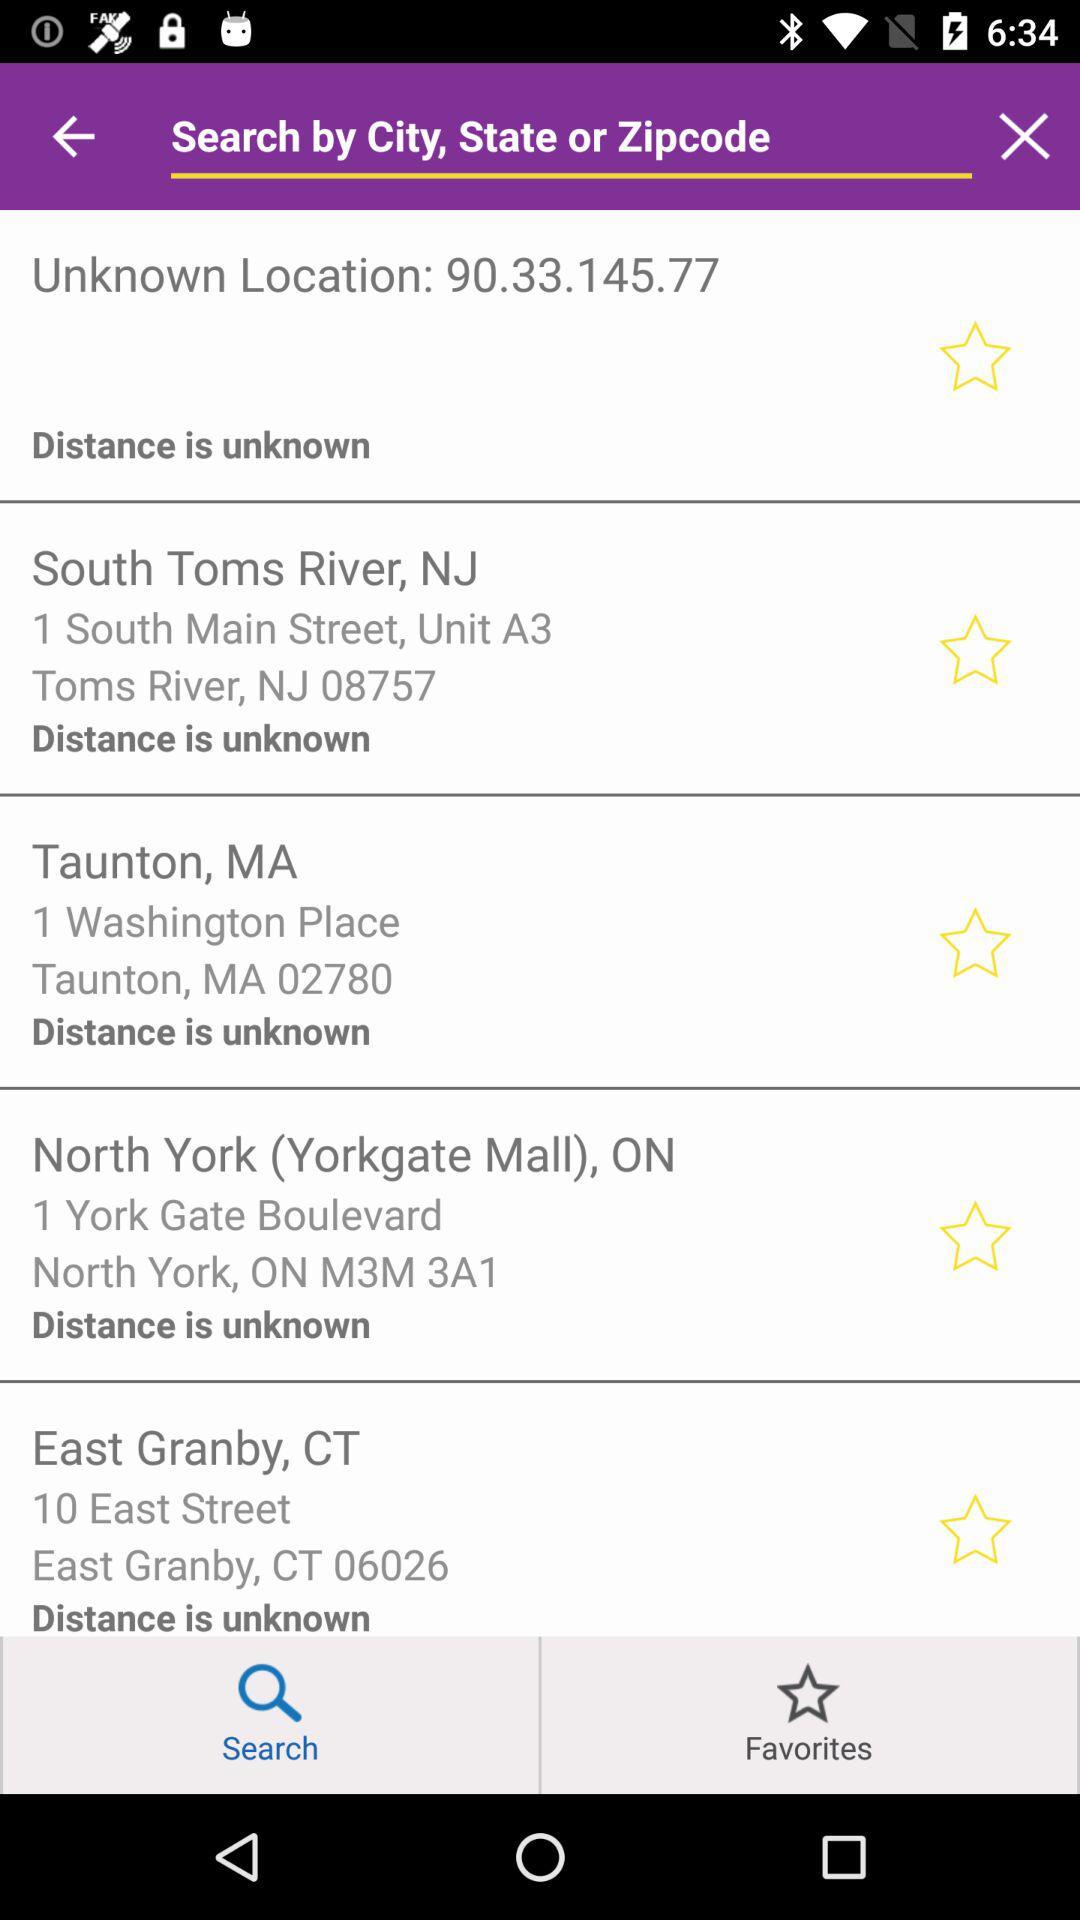 This screenshot has height=1920, width=1080. What do you see at coordinates (1024, 135) in the screenshot?
I see `search` at bounding box center [1024, 135].